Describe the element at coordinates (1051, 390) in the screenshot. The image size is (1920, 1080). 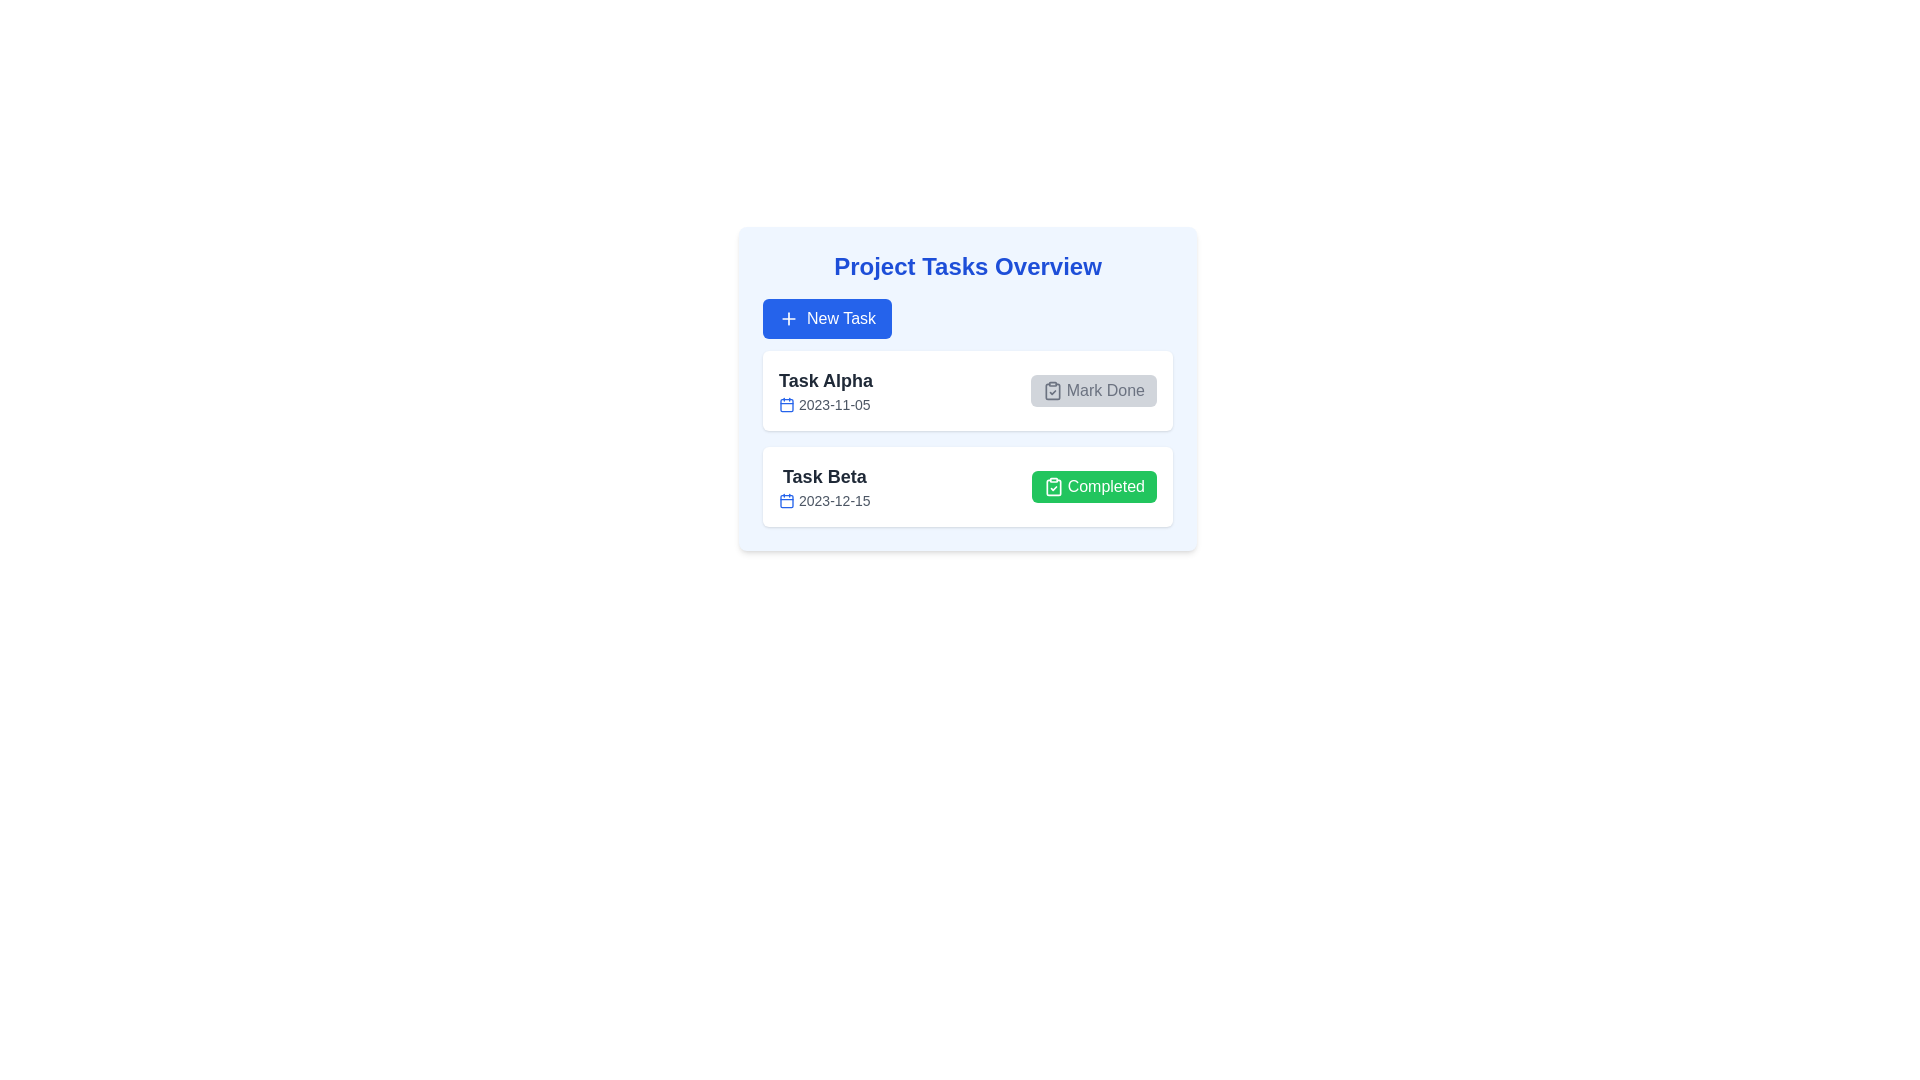
I see `clipboard icon with a check mark located within the 'Mark Done' button next to 'Task Alpha'` at that location.